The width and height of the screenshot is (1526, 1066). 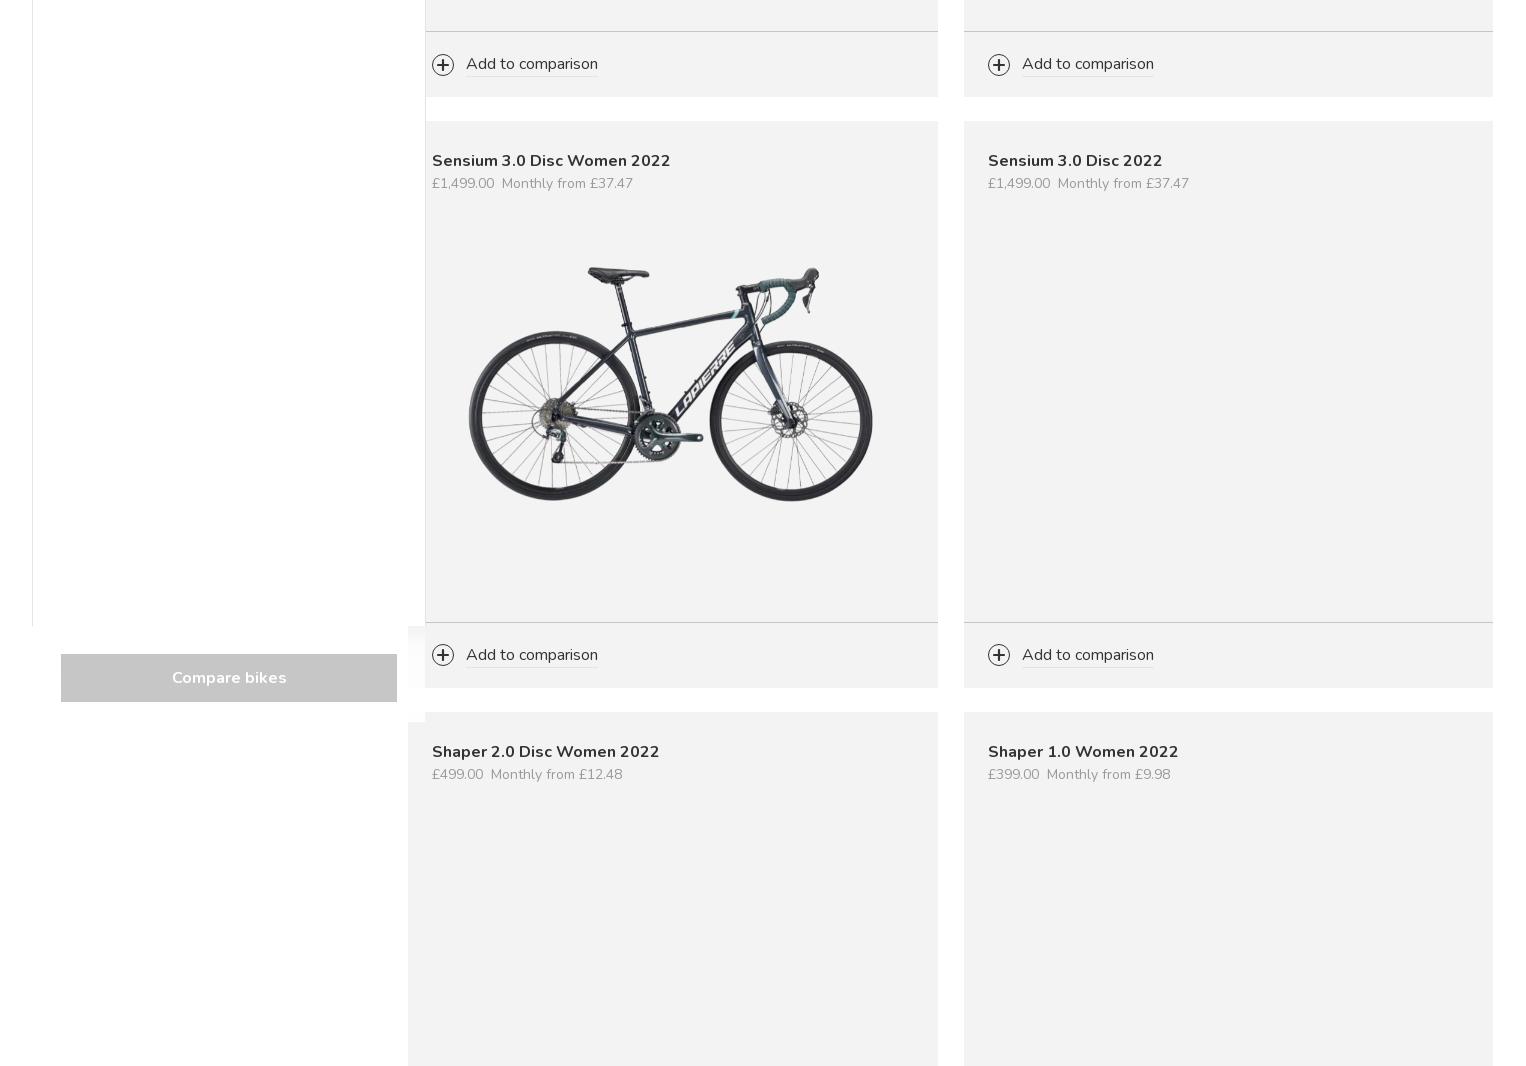 I want to click on 'Sensium 3.0 Disc Women 2022', so click(x=432, y=159).